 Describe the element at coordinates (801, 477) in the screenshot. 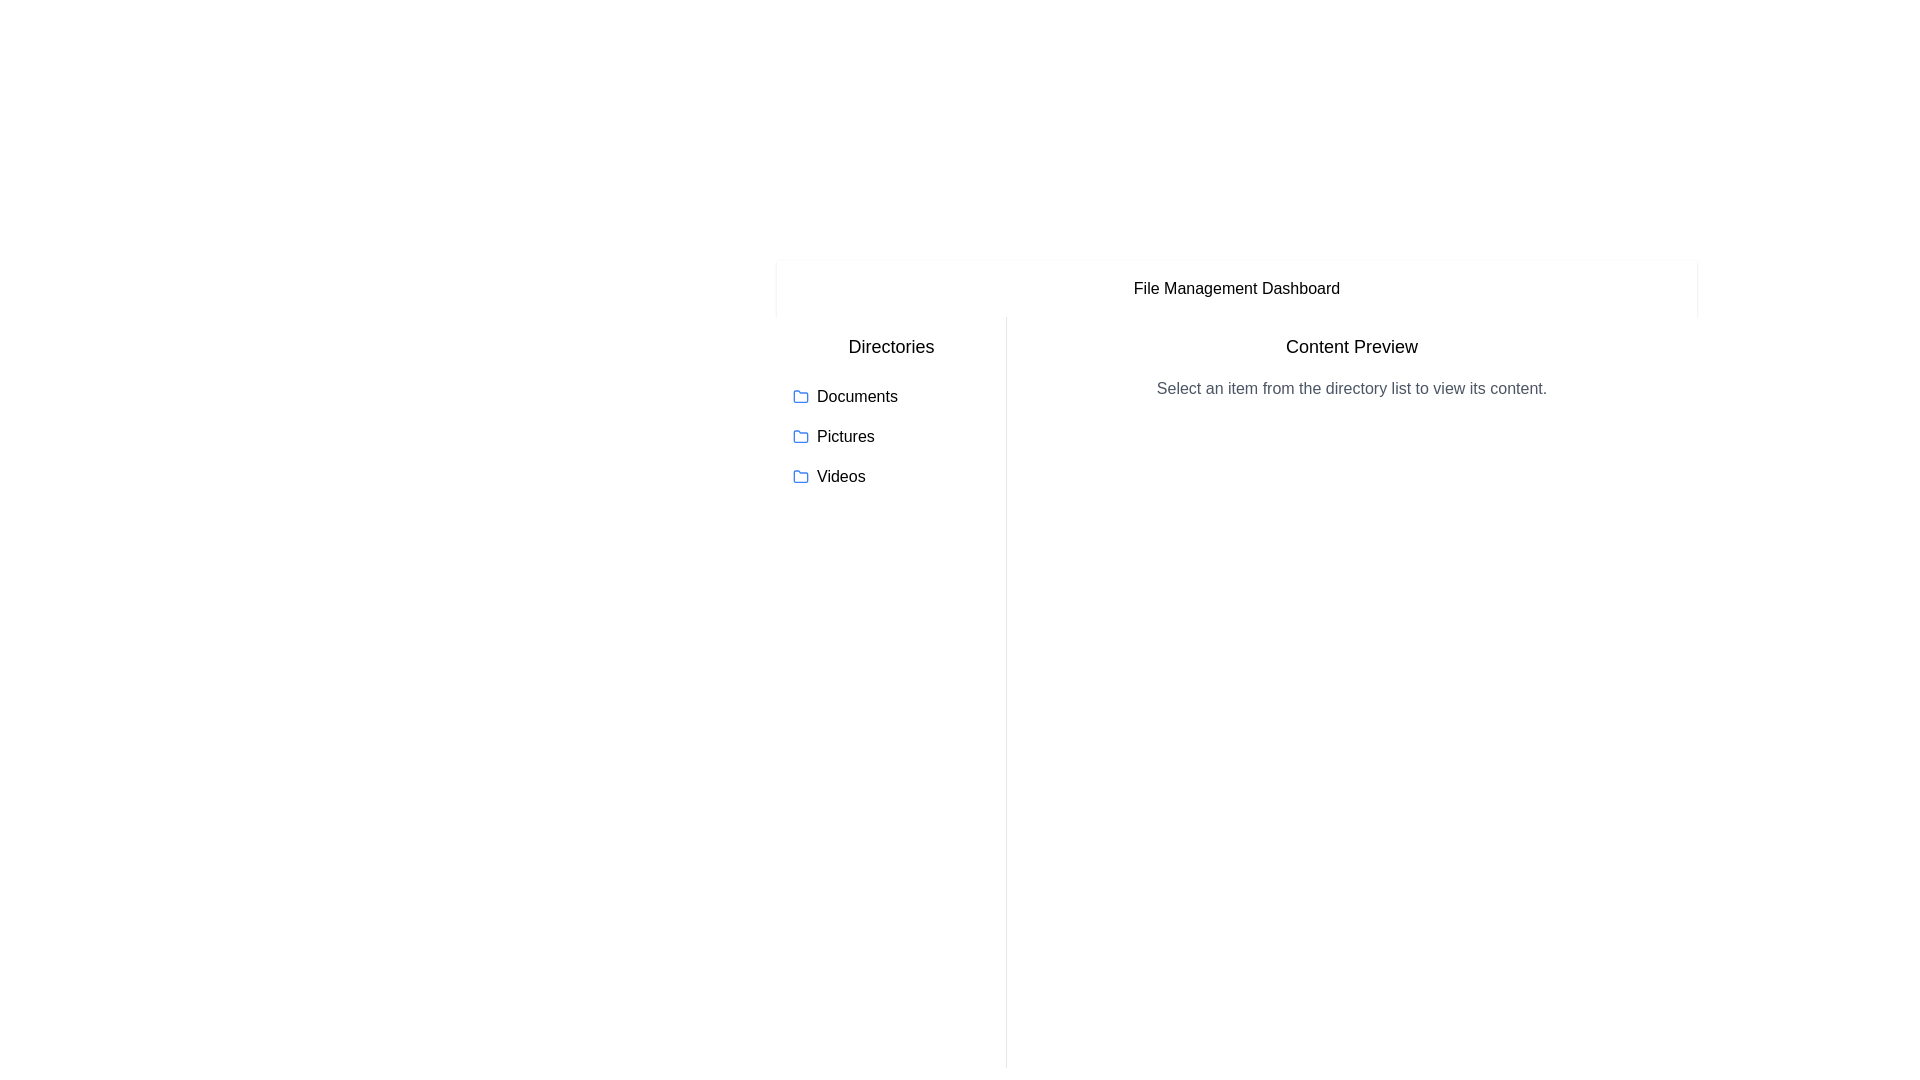

I see `the folder icon with a blue outline located next to the text 'Videos' under the 'Directories' heading` at that location.